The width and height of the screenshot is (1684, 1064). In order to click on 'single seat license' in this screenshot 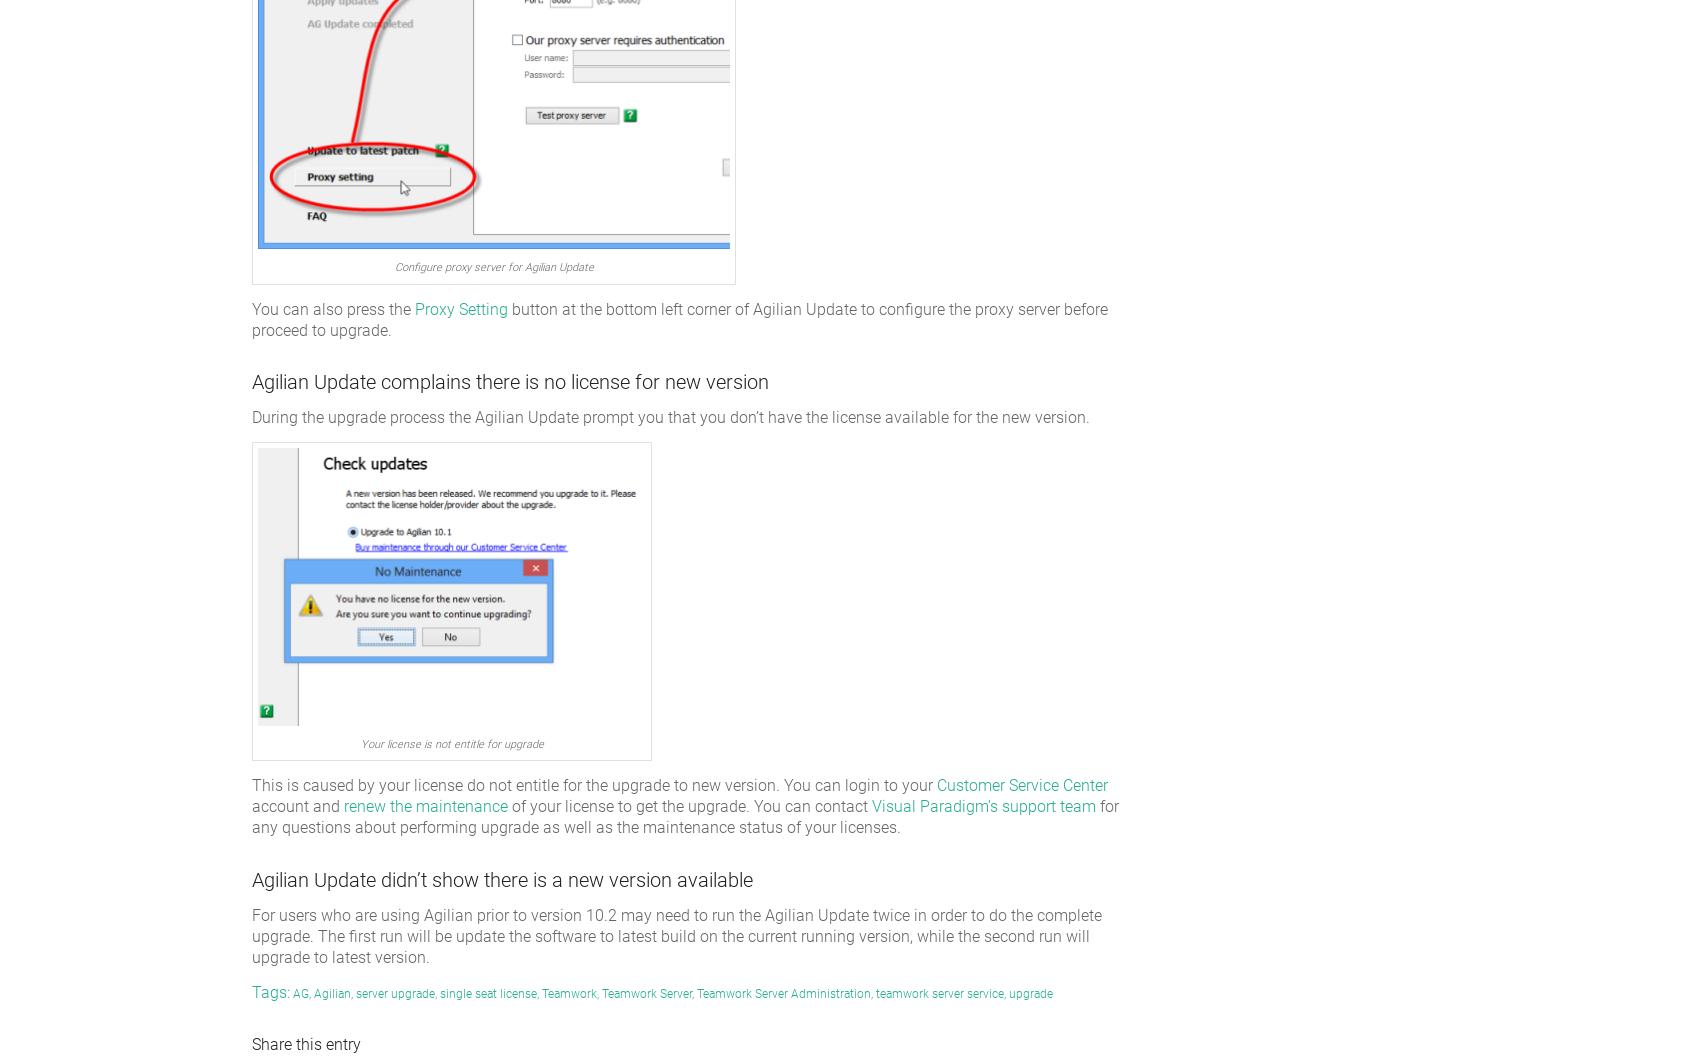, I will do `click(439, 993)`.